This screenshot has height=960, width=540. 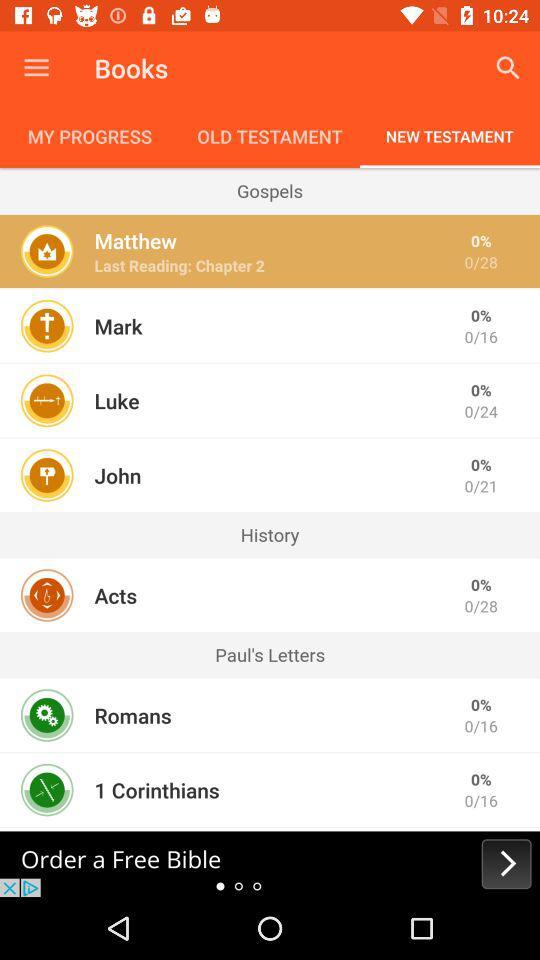 What do you see at coordinates (179, 264) in the screenshot?
I see `item to the left of 0/28` at bounding box center [179, 264].